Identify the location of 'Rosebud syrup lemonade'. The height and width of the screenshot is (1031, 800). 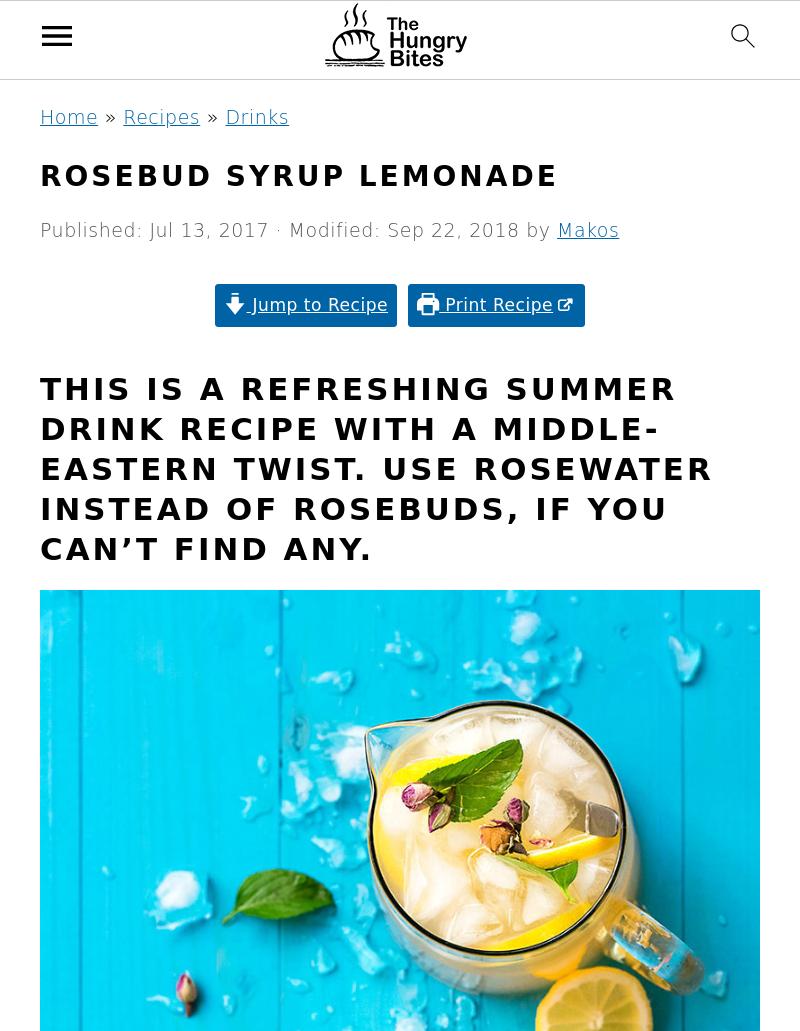
(299, 175).